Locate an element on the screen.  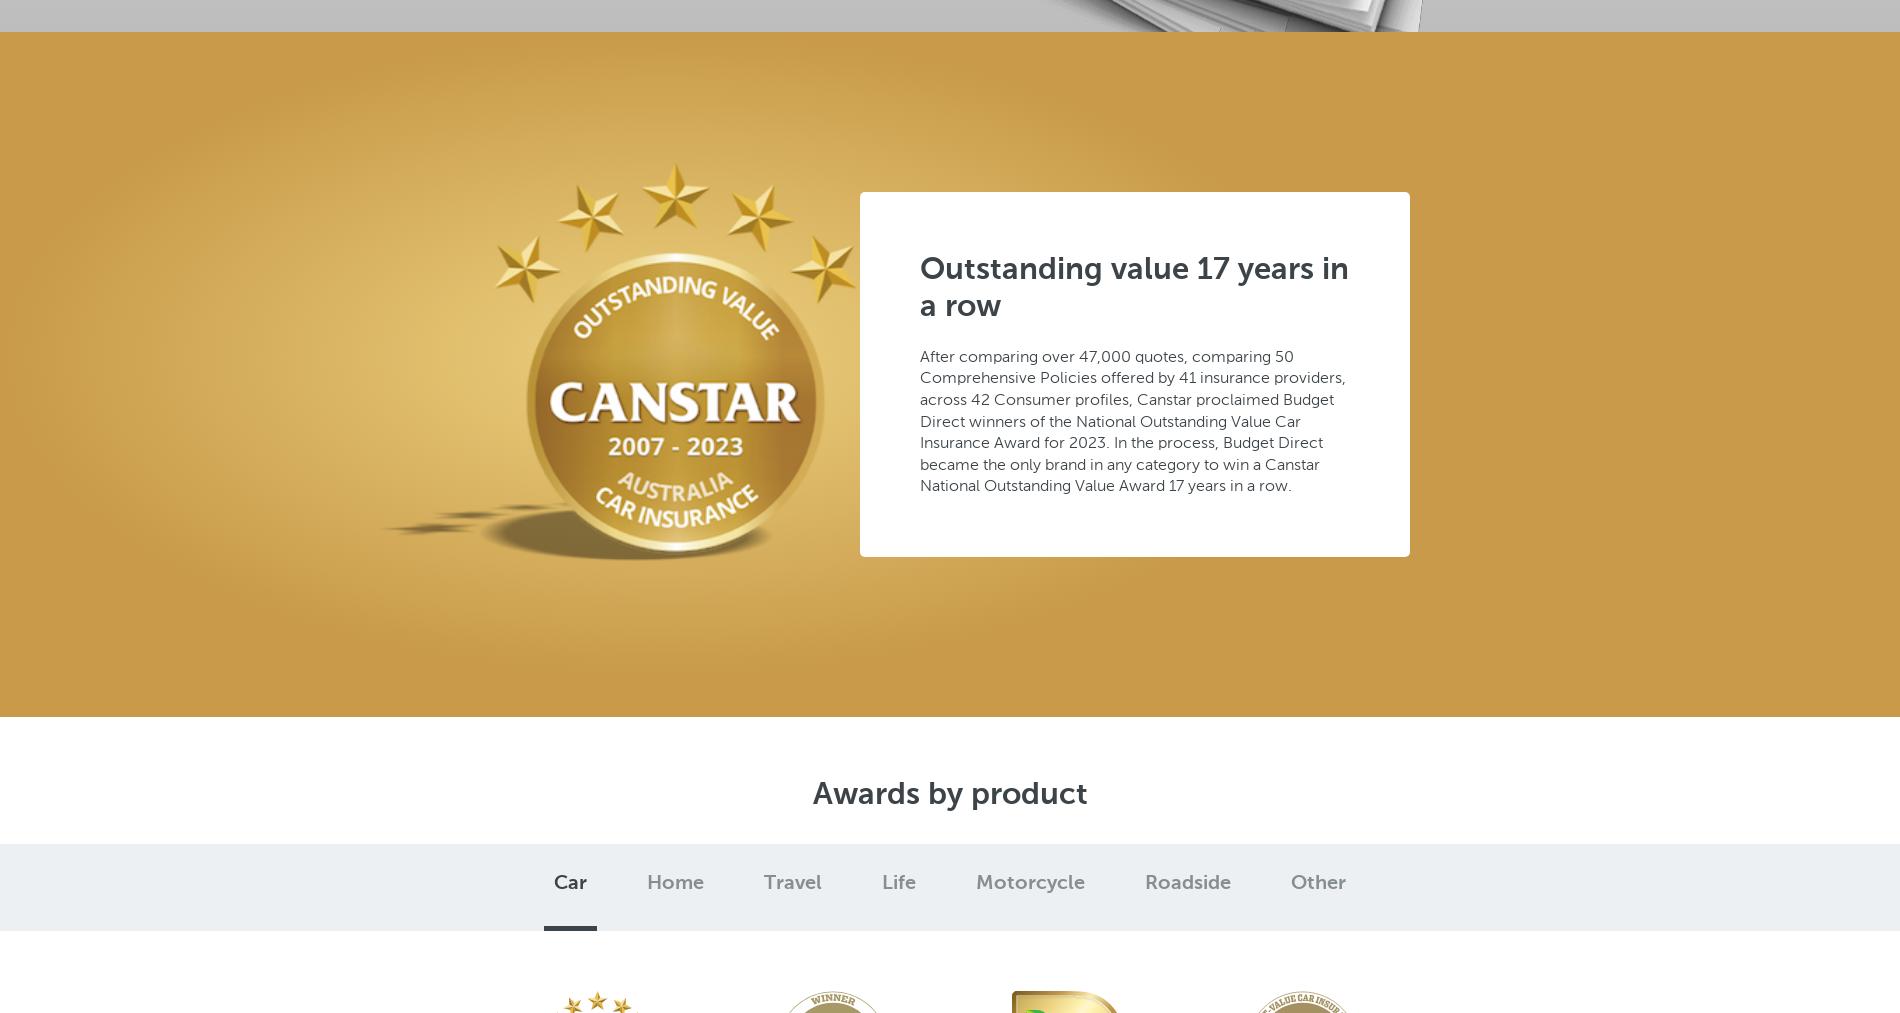
'Awards by product' is located at coordinates (948, 794).